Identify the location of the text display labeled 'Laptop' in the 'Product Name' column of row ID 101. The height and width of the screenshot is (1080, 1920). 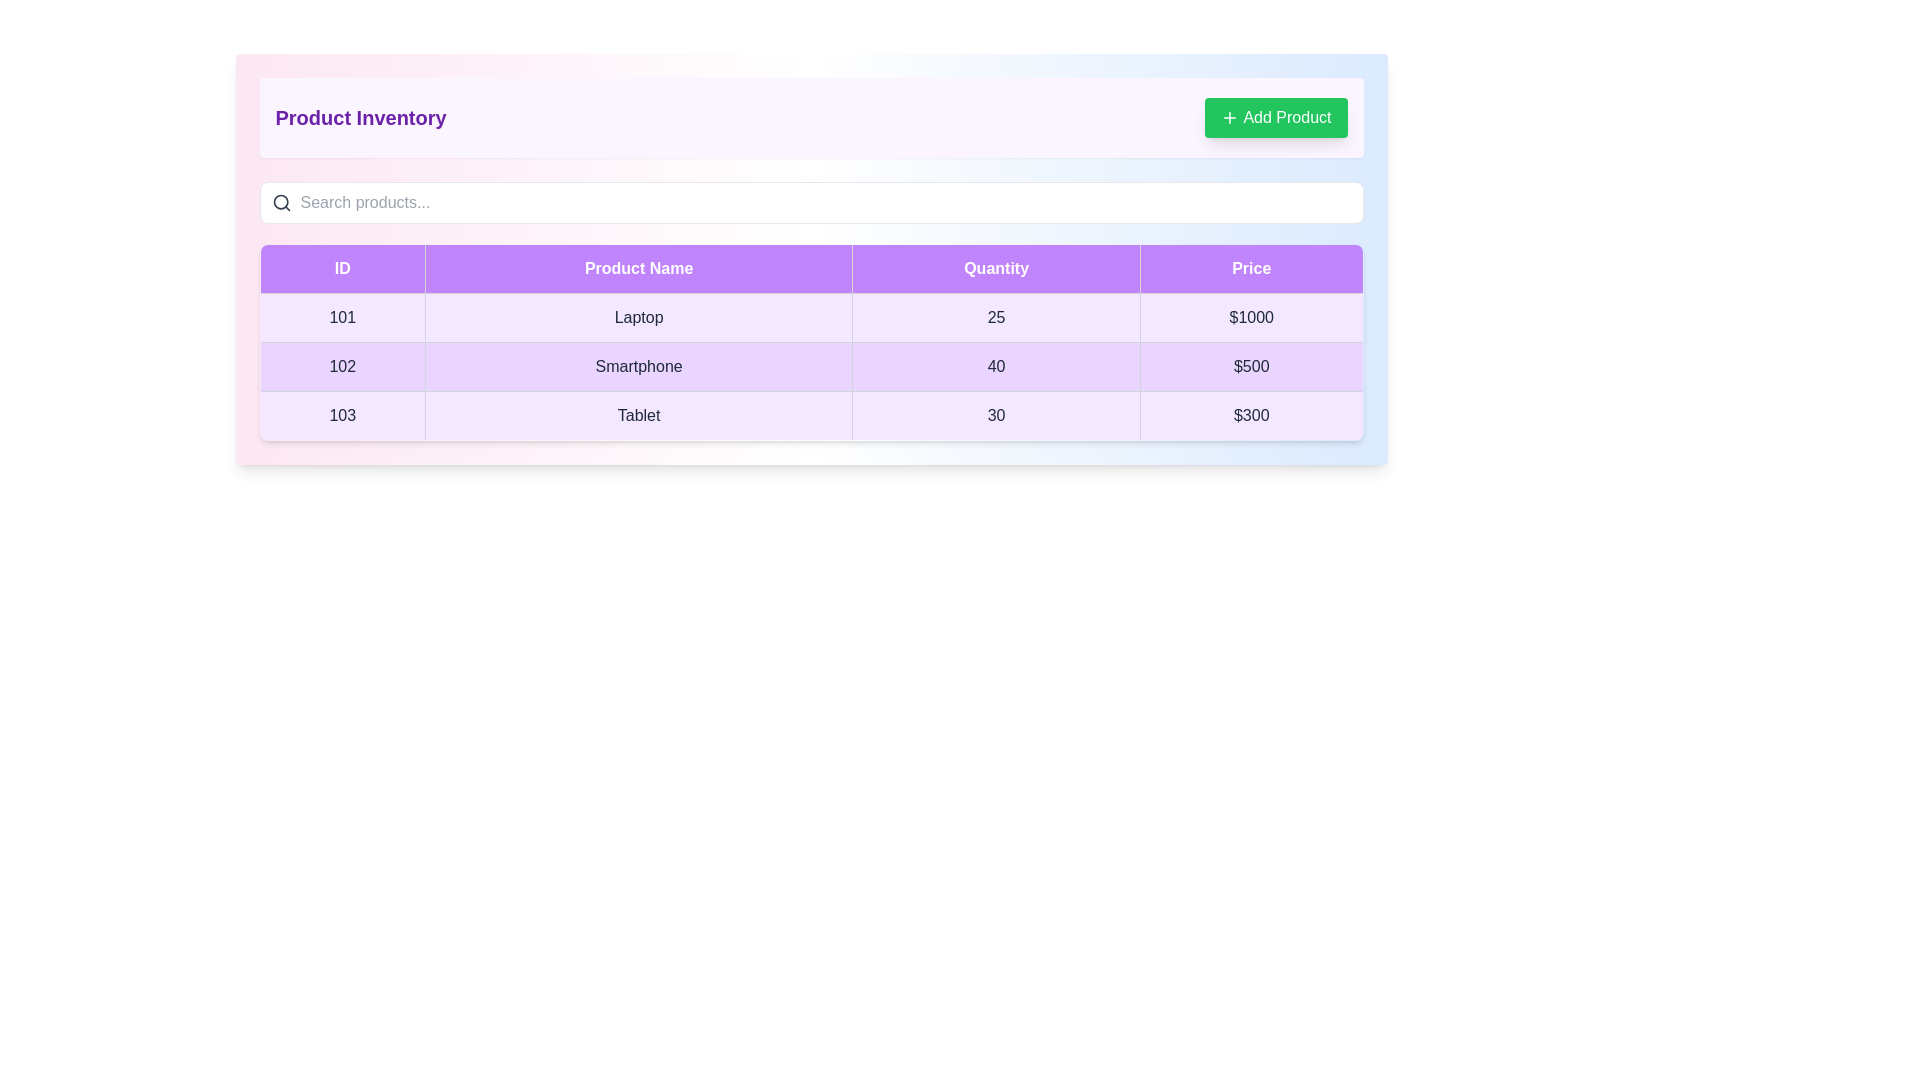
(638, 316).